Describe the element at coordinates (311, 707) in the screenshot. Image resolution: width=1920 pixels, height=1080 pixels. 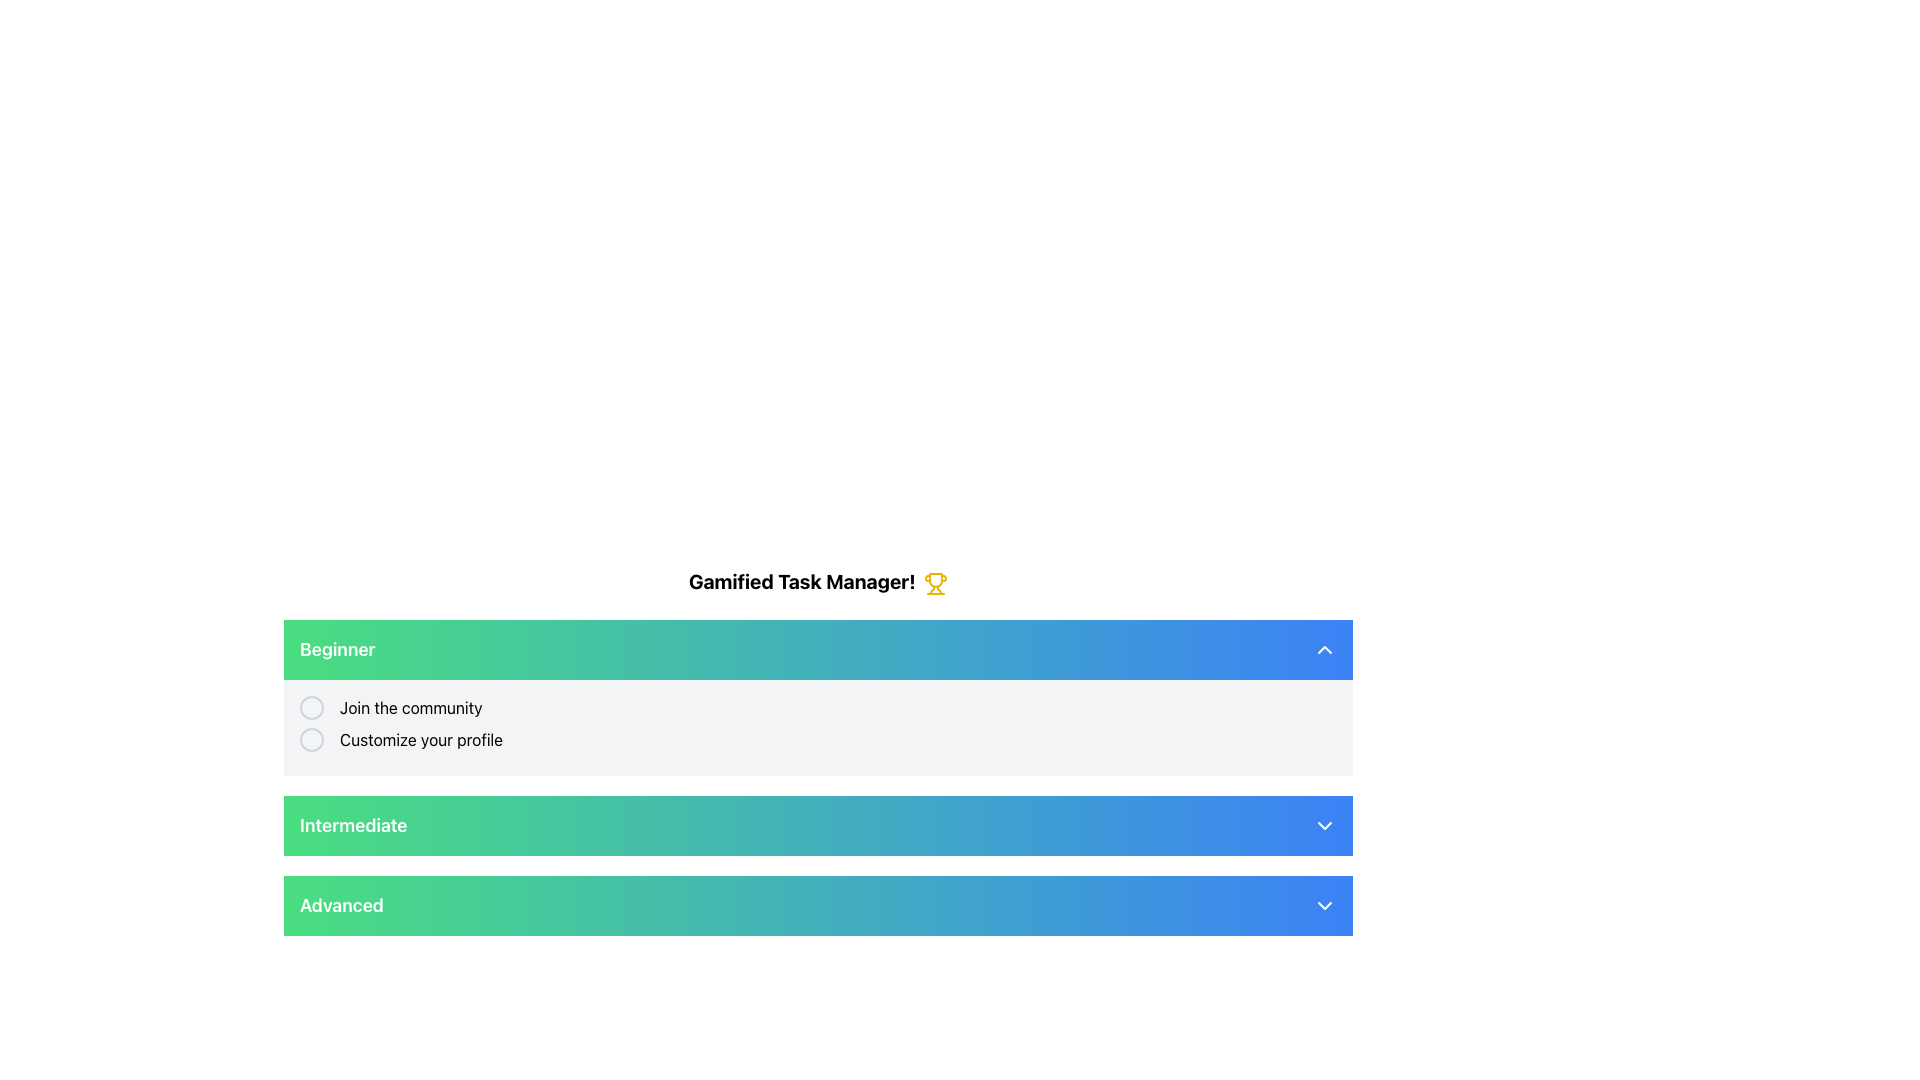
I see `the center of the radio button located in the upper-left section of the 'Beginner' panel` at that location.